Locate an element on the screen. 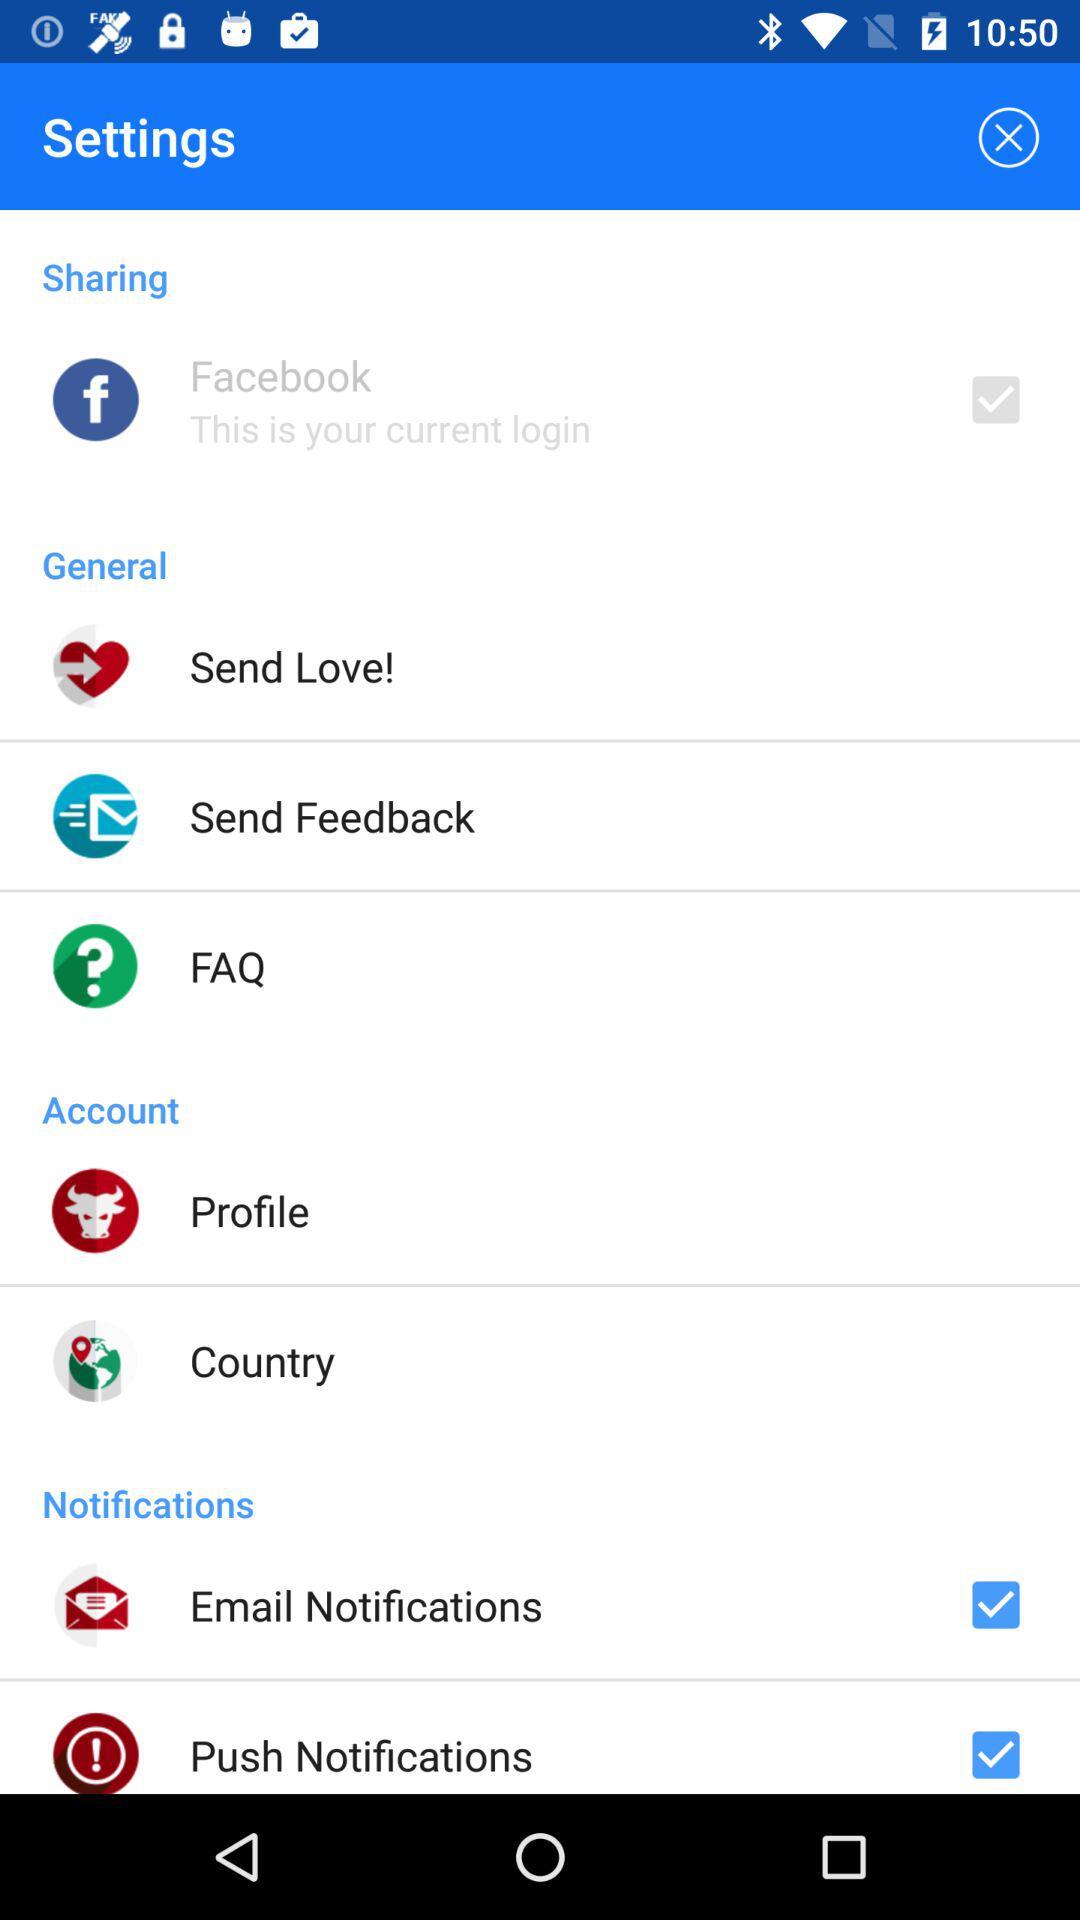 The width and height of the screenshot is (1080, 1920). country icon is located at coordinates (261, 1360).